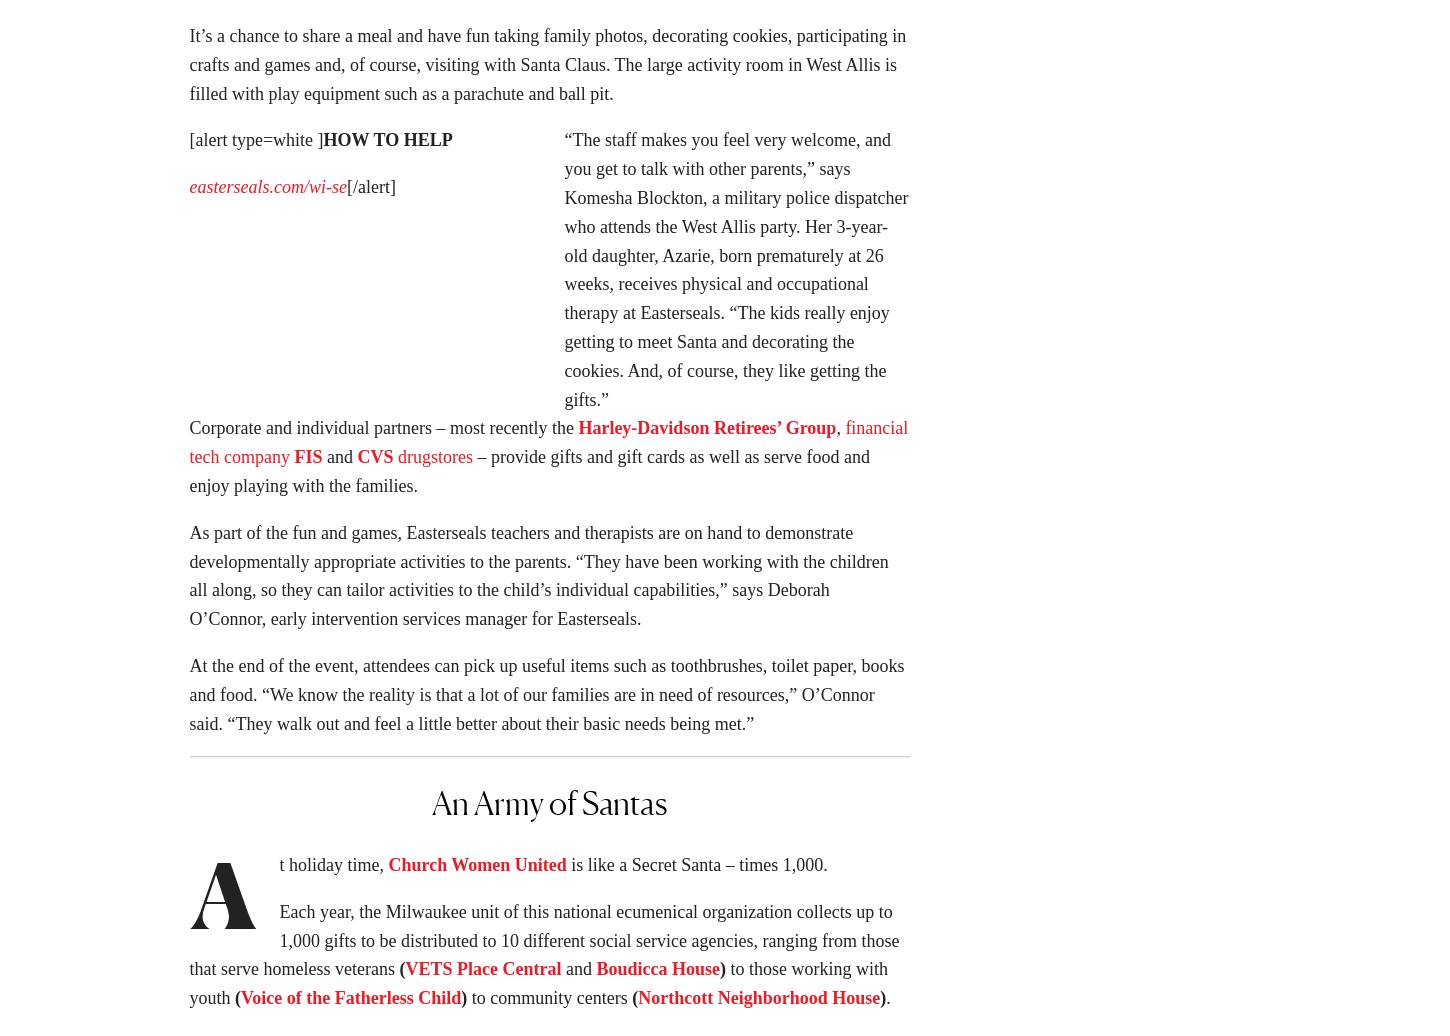  What do you see at coordinates (187, 582) in the screenshot?
I see `'As part of the fun and games, Easterseals teachers and therapists are on hand to demonstrate developmentally appropriate activities to the parents. “They have been working with the children all along, so they can tailor activities to the child’s individual capabilities,” says Deborah O’Connor, early intervention services manager for Easterseals.'` at bounding box center [187, 582].